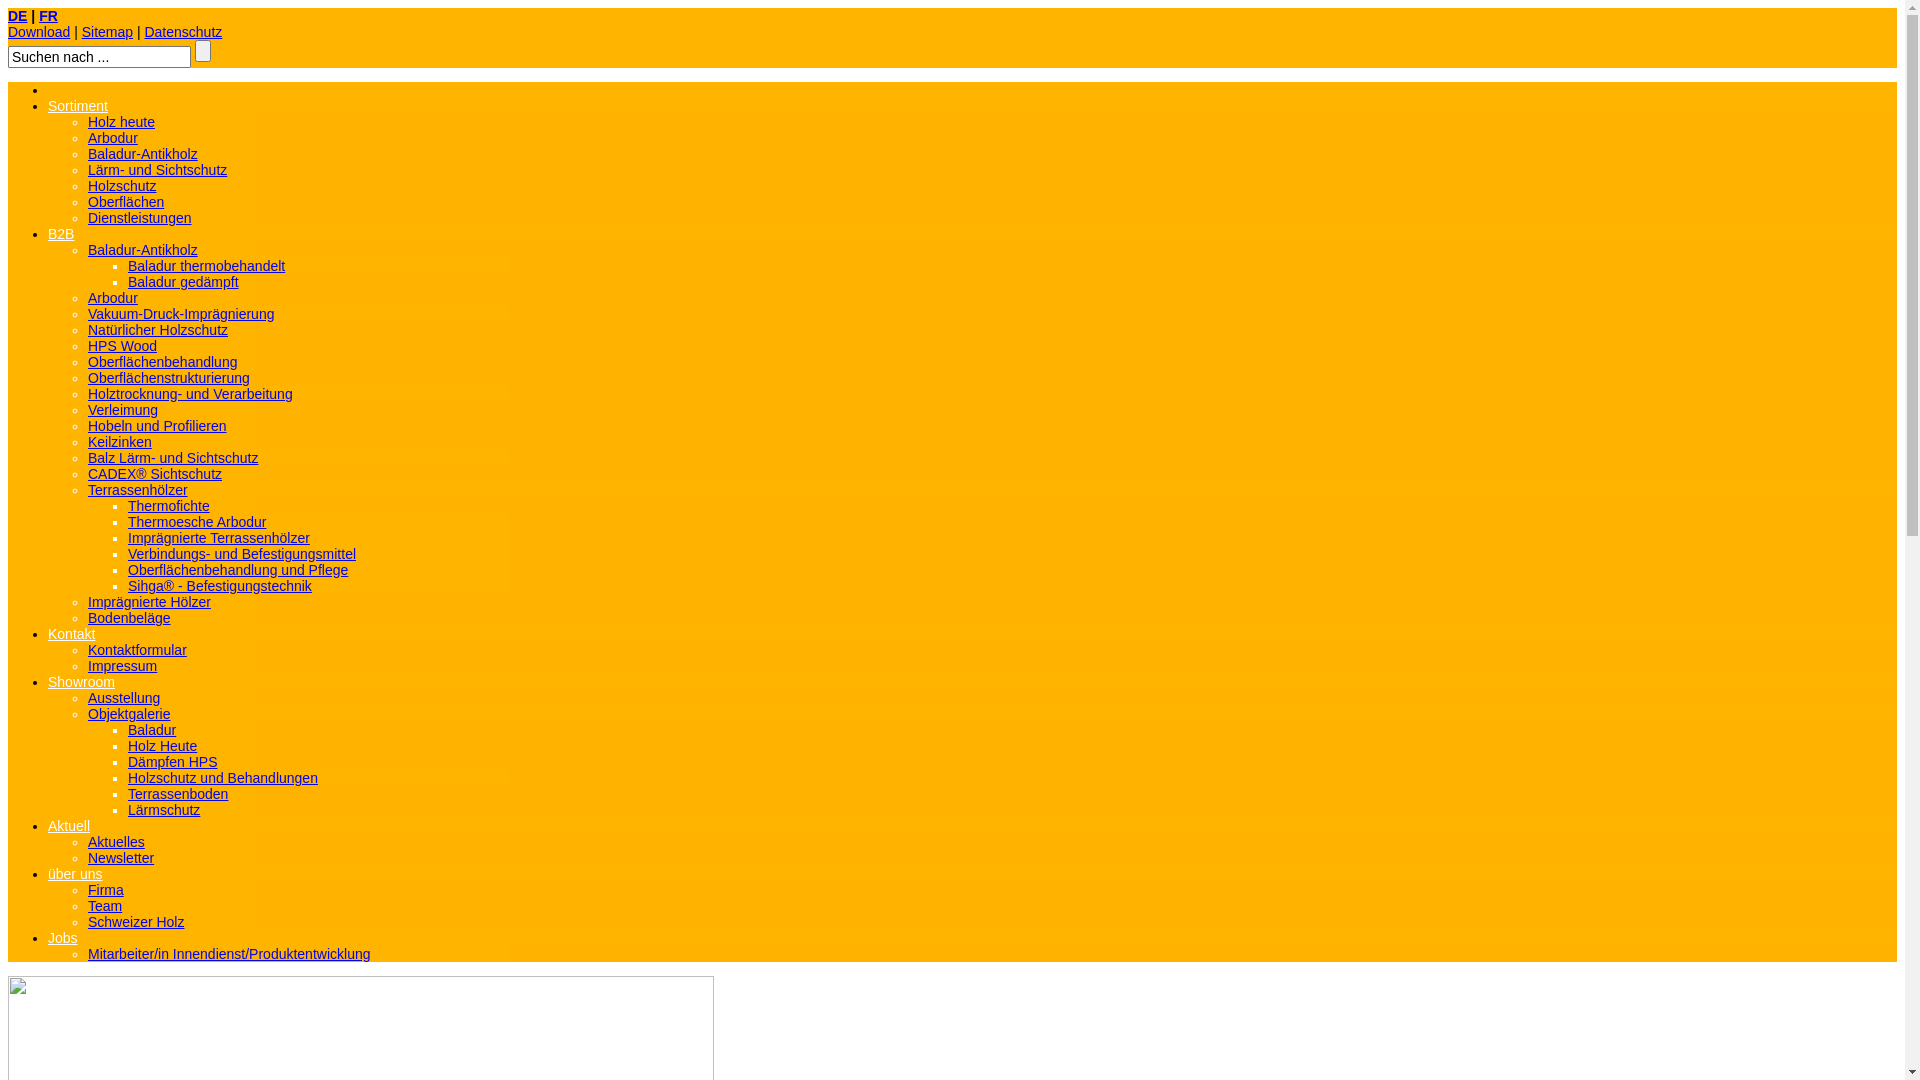  I want to click on 'Holz heute', so click(120, 122).